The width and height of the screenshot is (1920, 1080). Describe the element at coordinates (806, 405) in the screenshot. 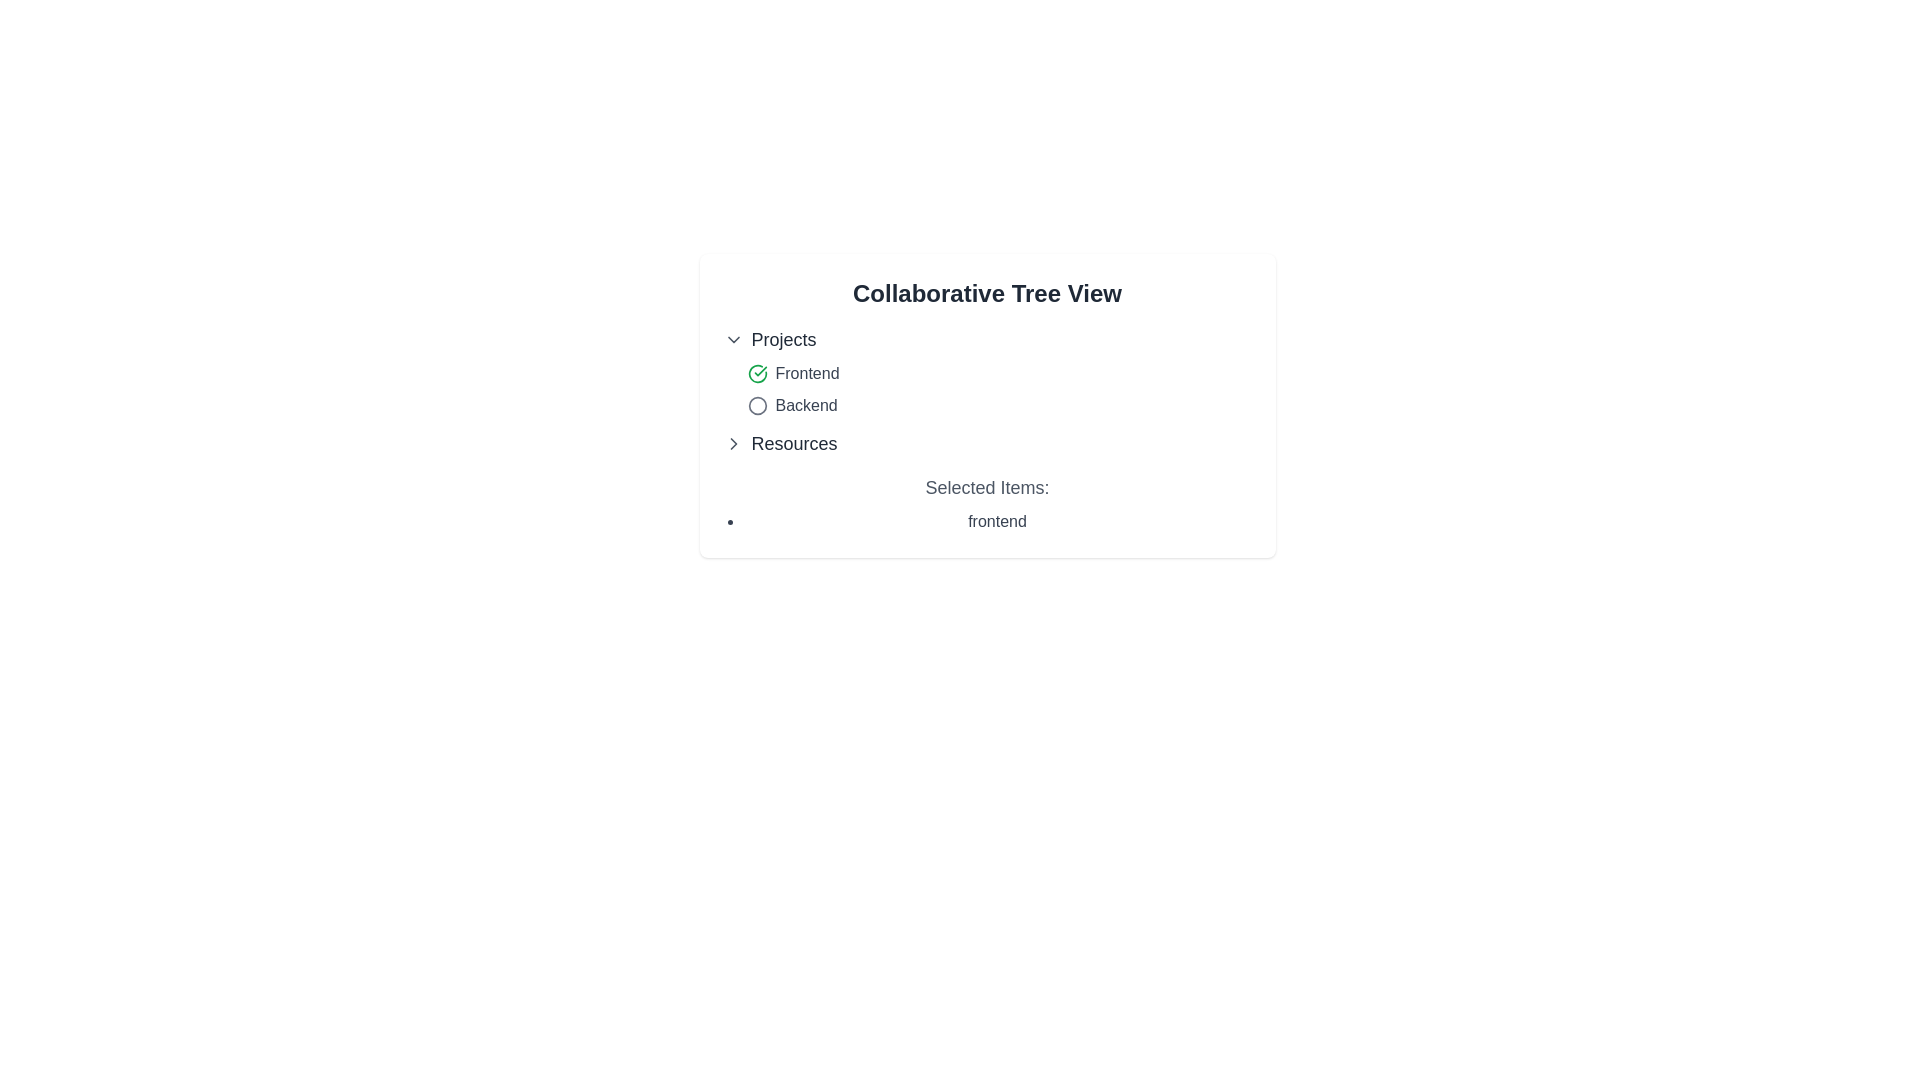

I see `the text content of the 'Backend' label, which is styled in dark gray and indicates an inactive state, located within the 'Projects' section under the 'Collaborative Tree View' heading` at that location.